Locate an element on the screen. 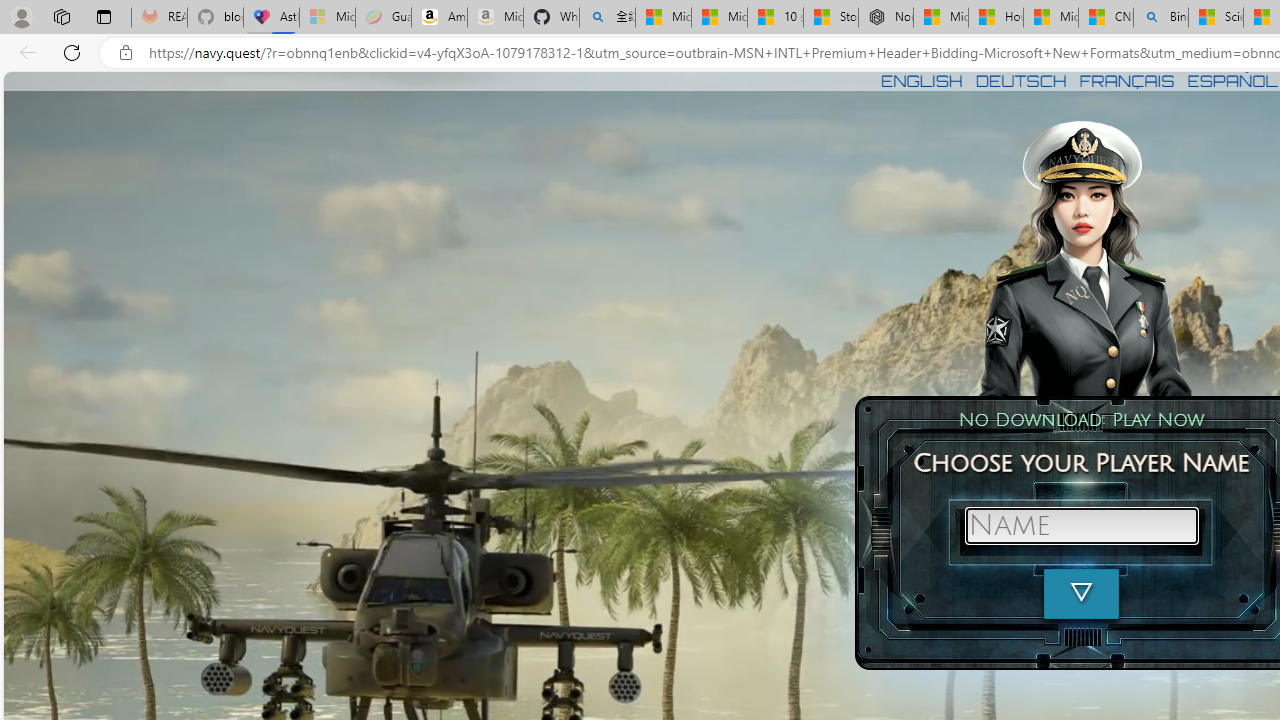 The height and width of the screenshot is (720, 1280). 'Bing' is located at coordinates (1160, 17).